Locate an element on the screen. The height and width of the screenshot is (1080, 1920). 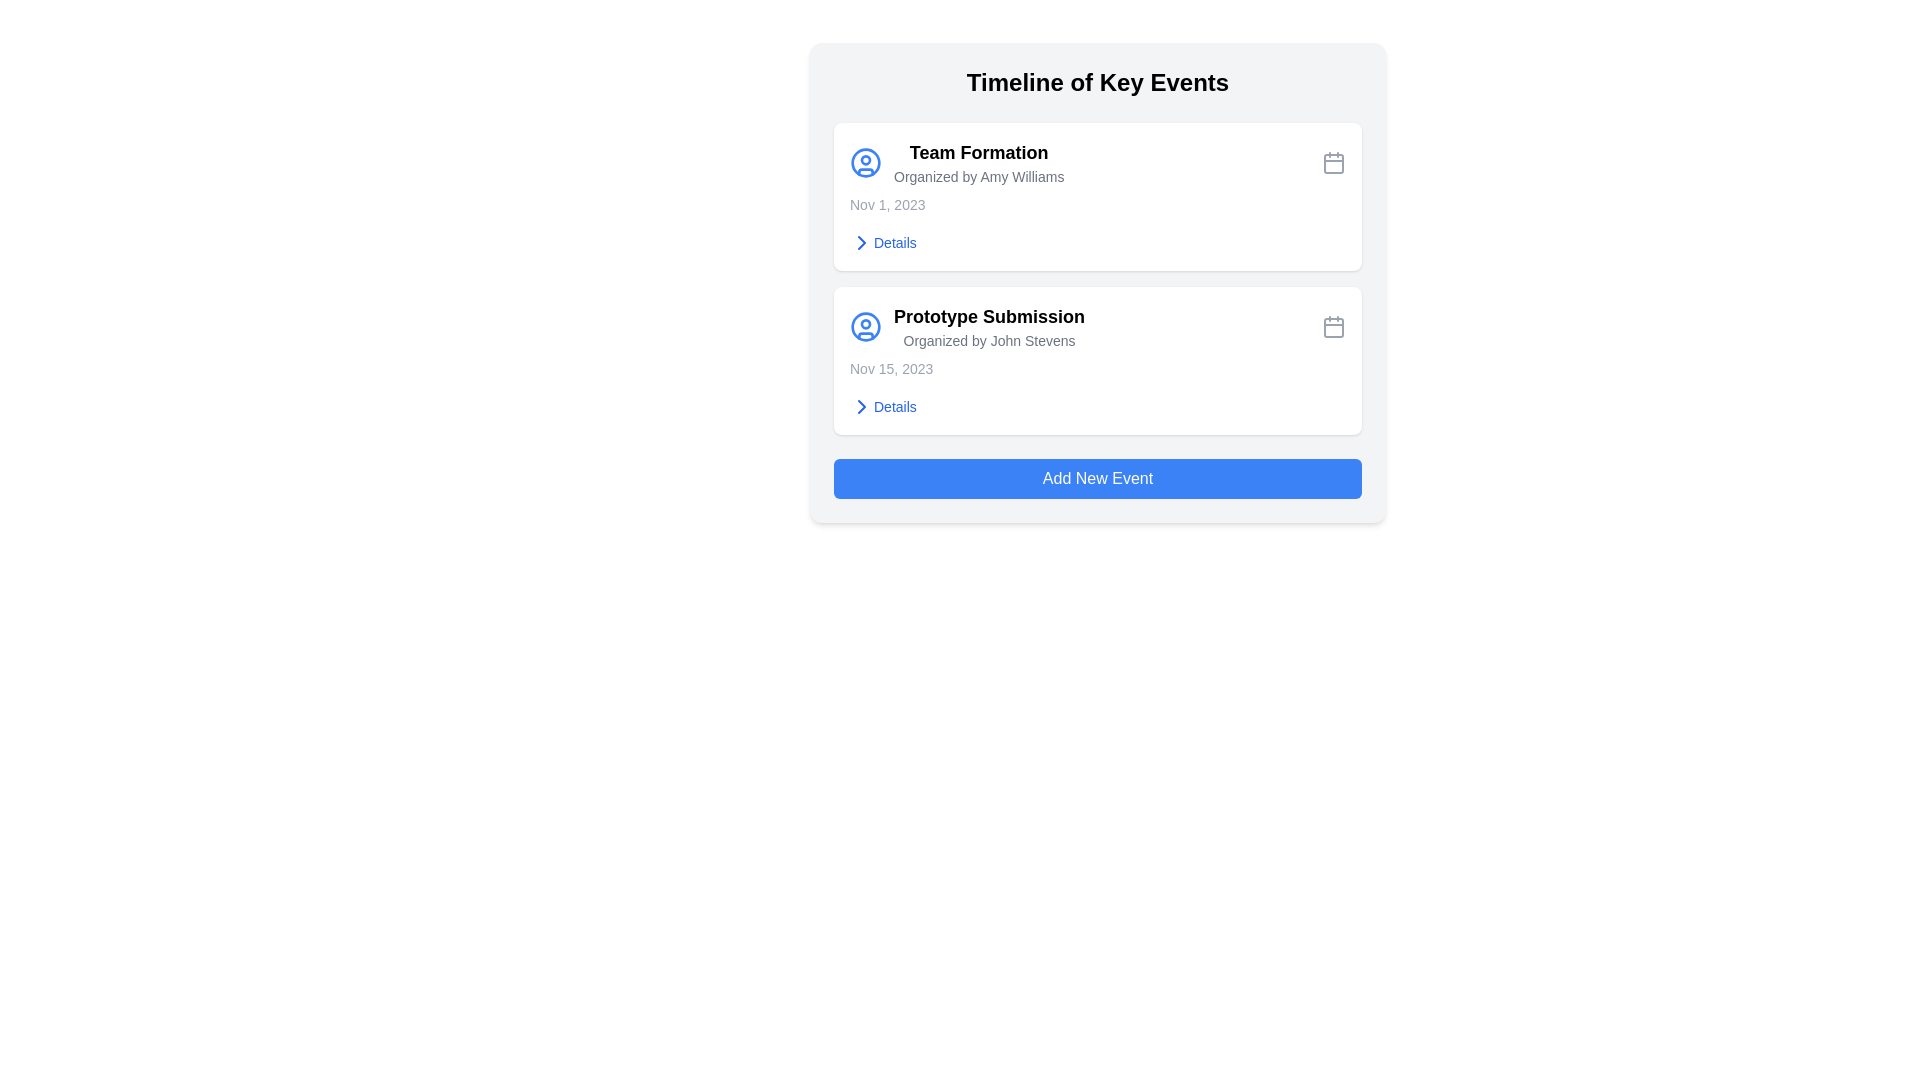
the button located at the bottom of the card-like structure to initiate the process of adding a new event to the timeline is located at coordinates (1097, 478).